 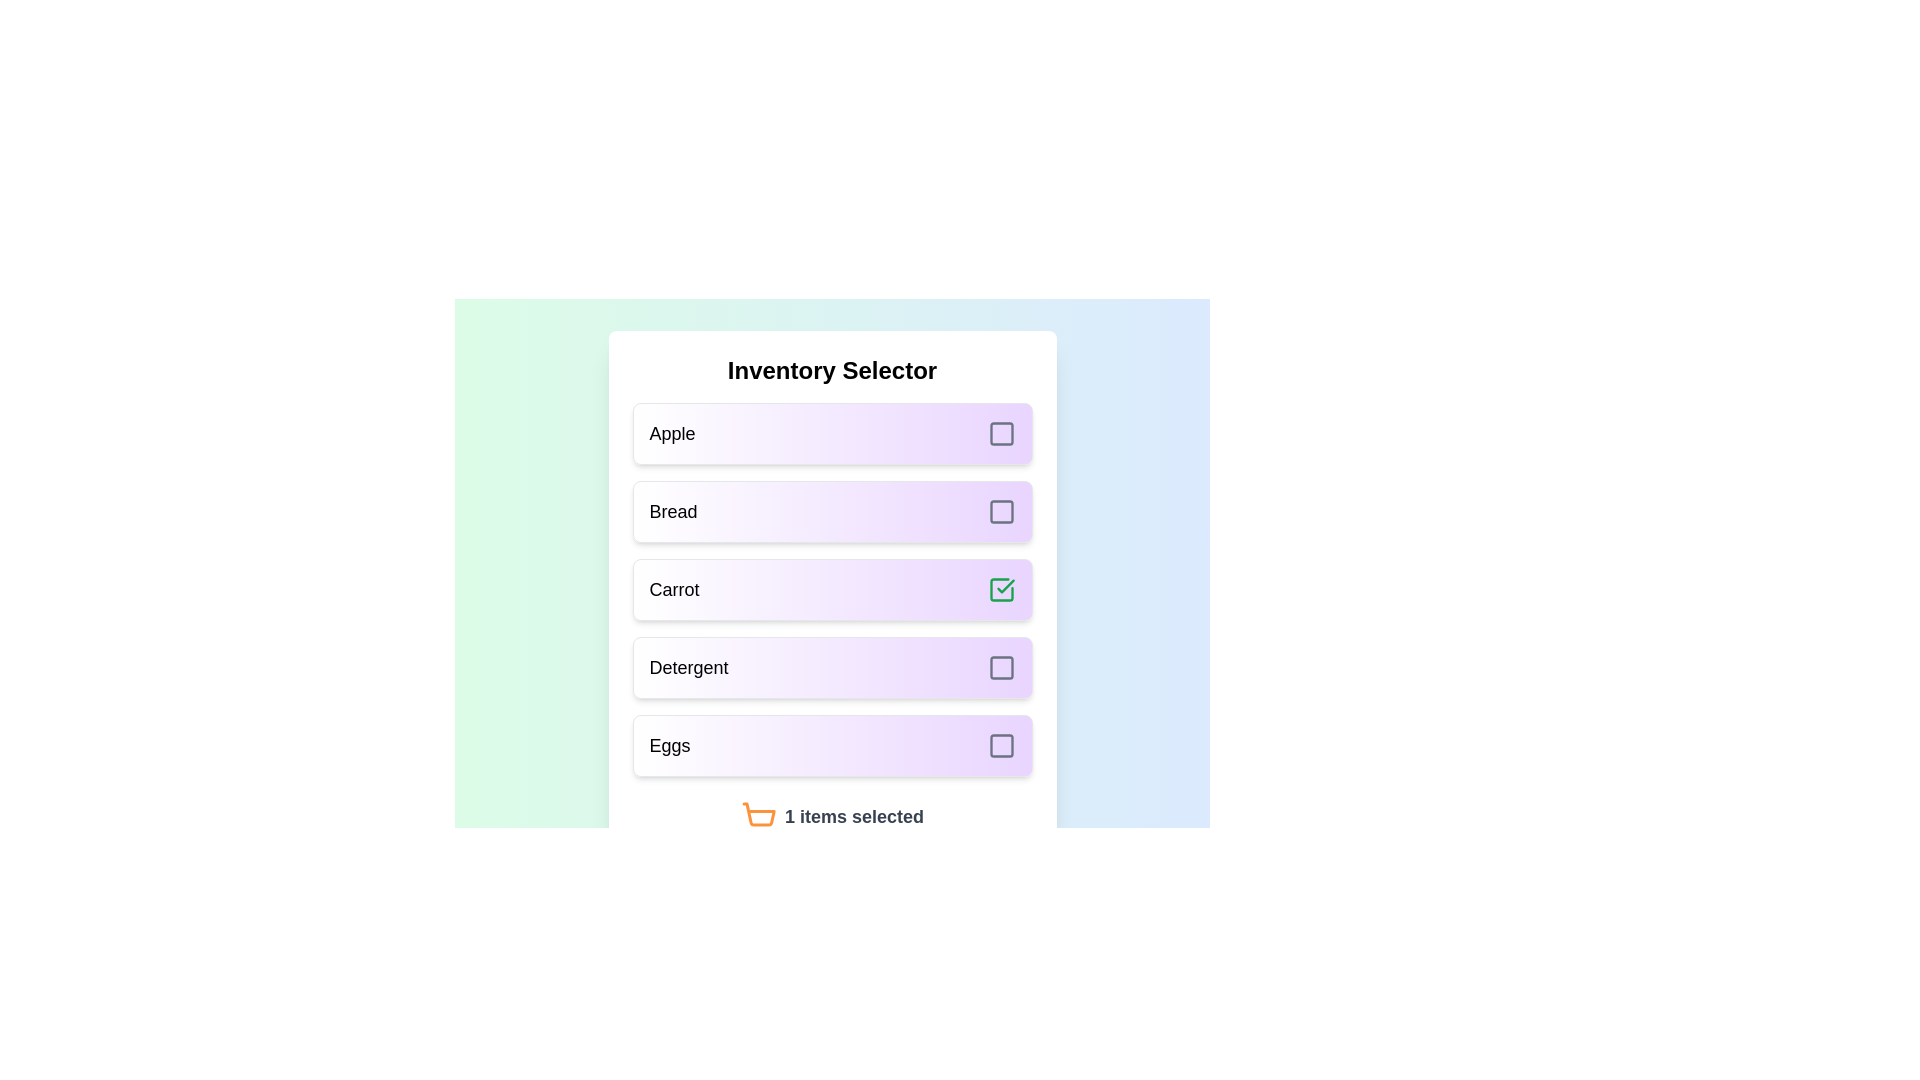 I want to click on the list item Apple, so click(x=832, y=433).